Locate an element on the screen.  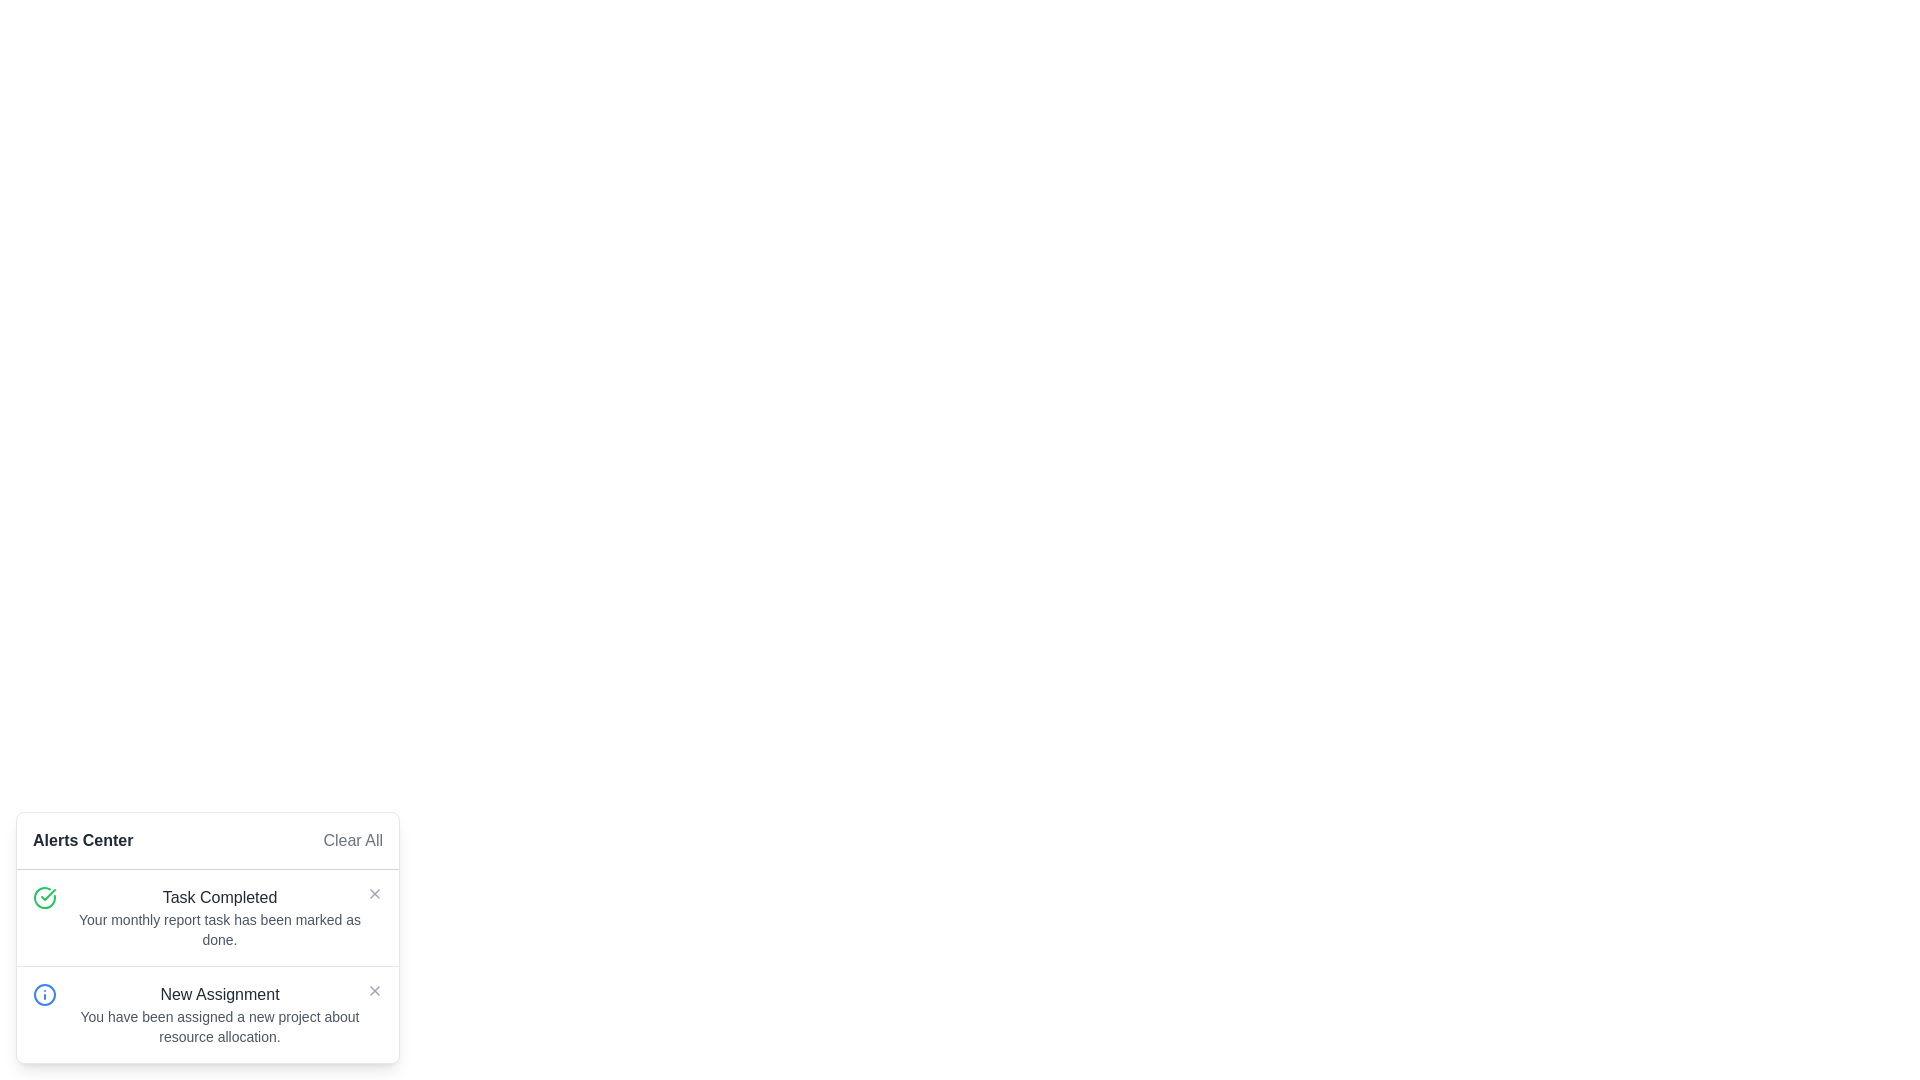
the text label that reads 'You have been assigned a new project about resource allocation.' which is located beneath the heading 'New Assignment' within the notification card in the Alerts Center is located at coordinates (220, 1026).